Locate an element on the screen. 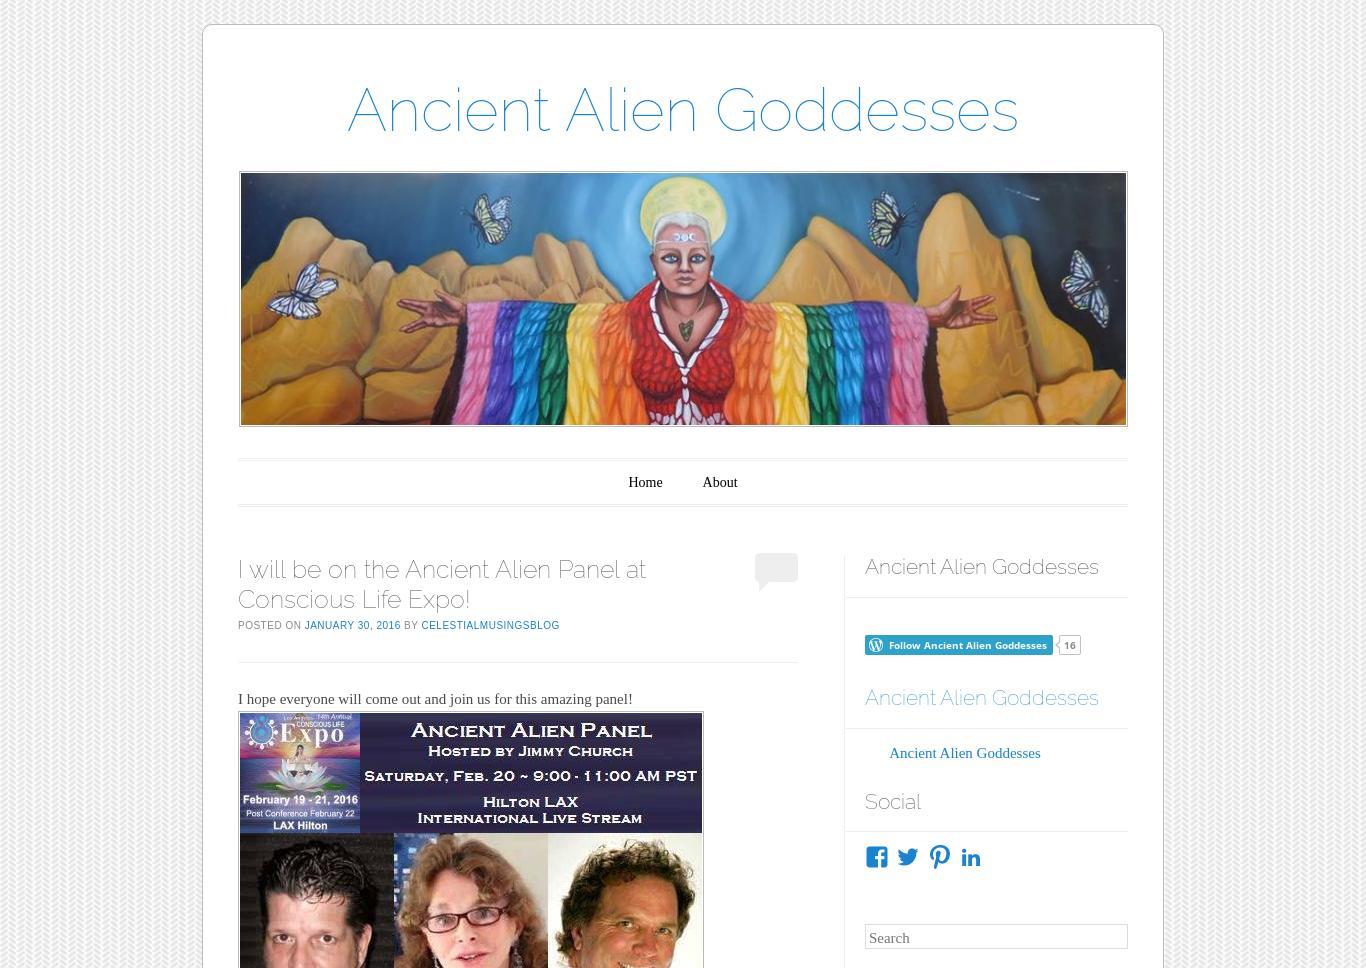 This screenshot has height=968, width=1366. 'I hope everyone will come out and join us for this amazing panel!' is located at coordinates (433, 697).